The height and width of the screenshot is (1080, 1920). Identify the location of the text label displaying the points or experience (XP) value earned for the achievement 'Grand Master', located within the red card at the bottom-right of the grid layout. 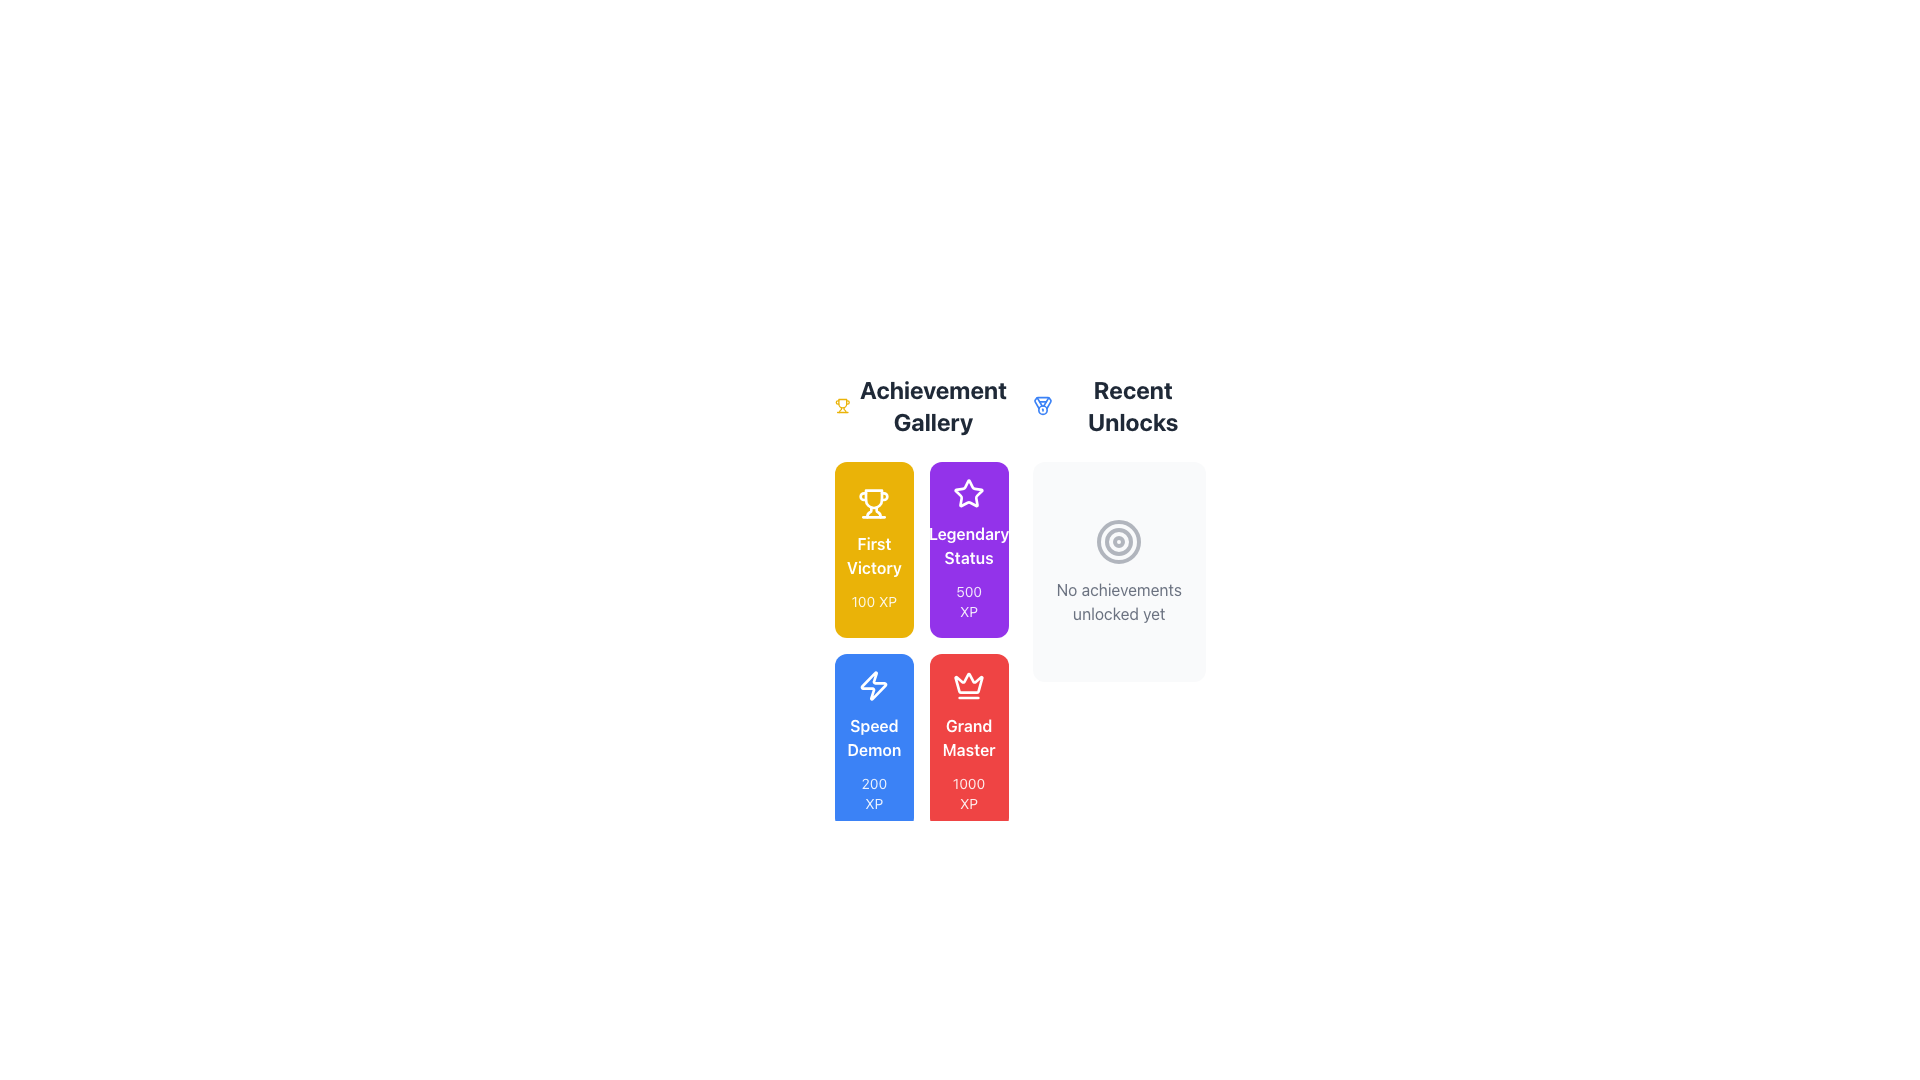
(969, 793).